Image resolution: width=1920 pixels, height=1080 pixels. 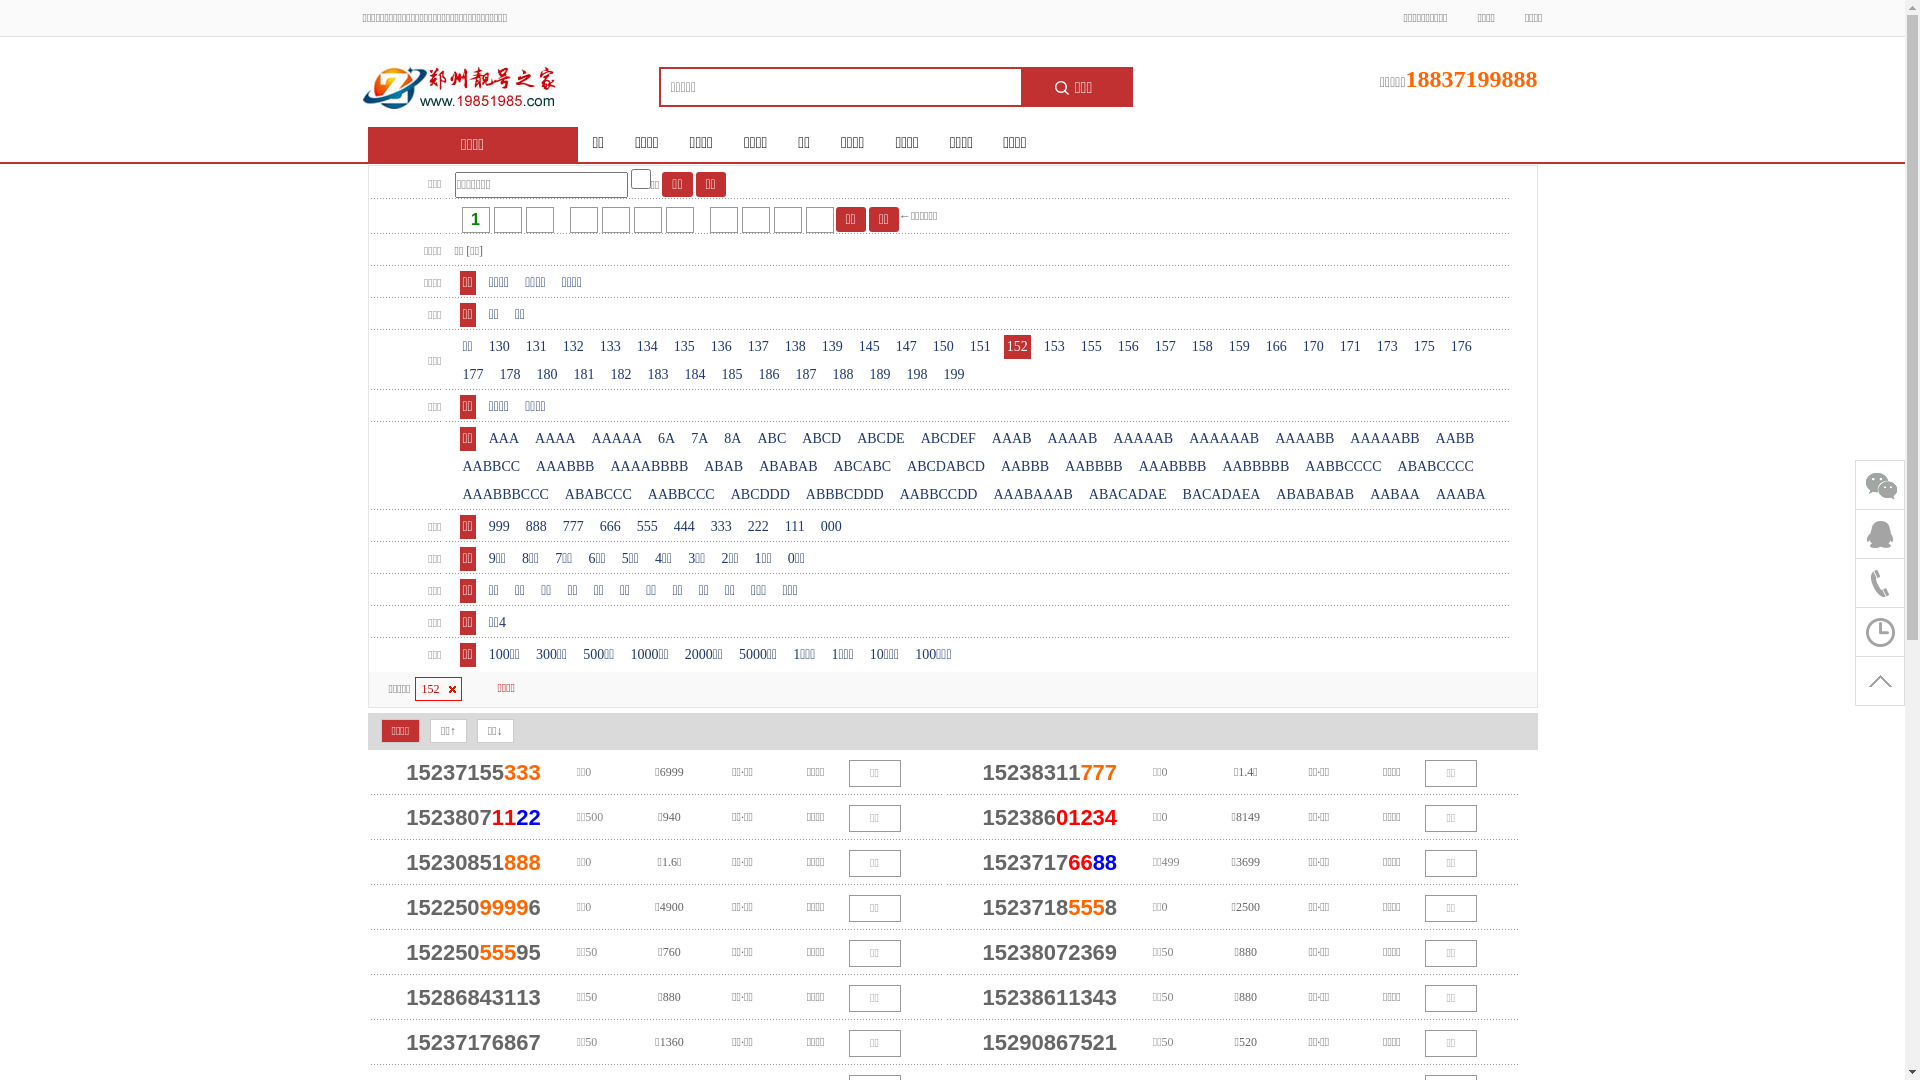 I want to click on '555', so click(x=647, y=526).